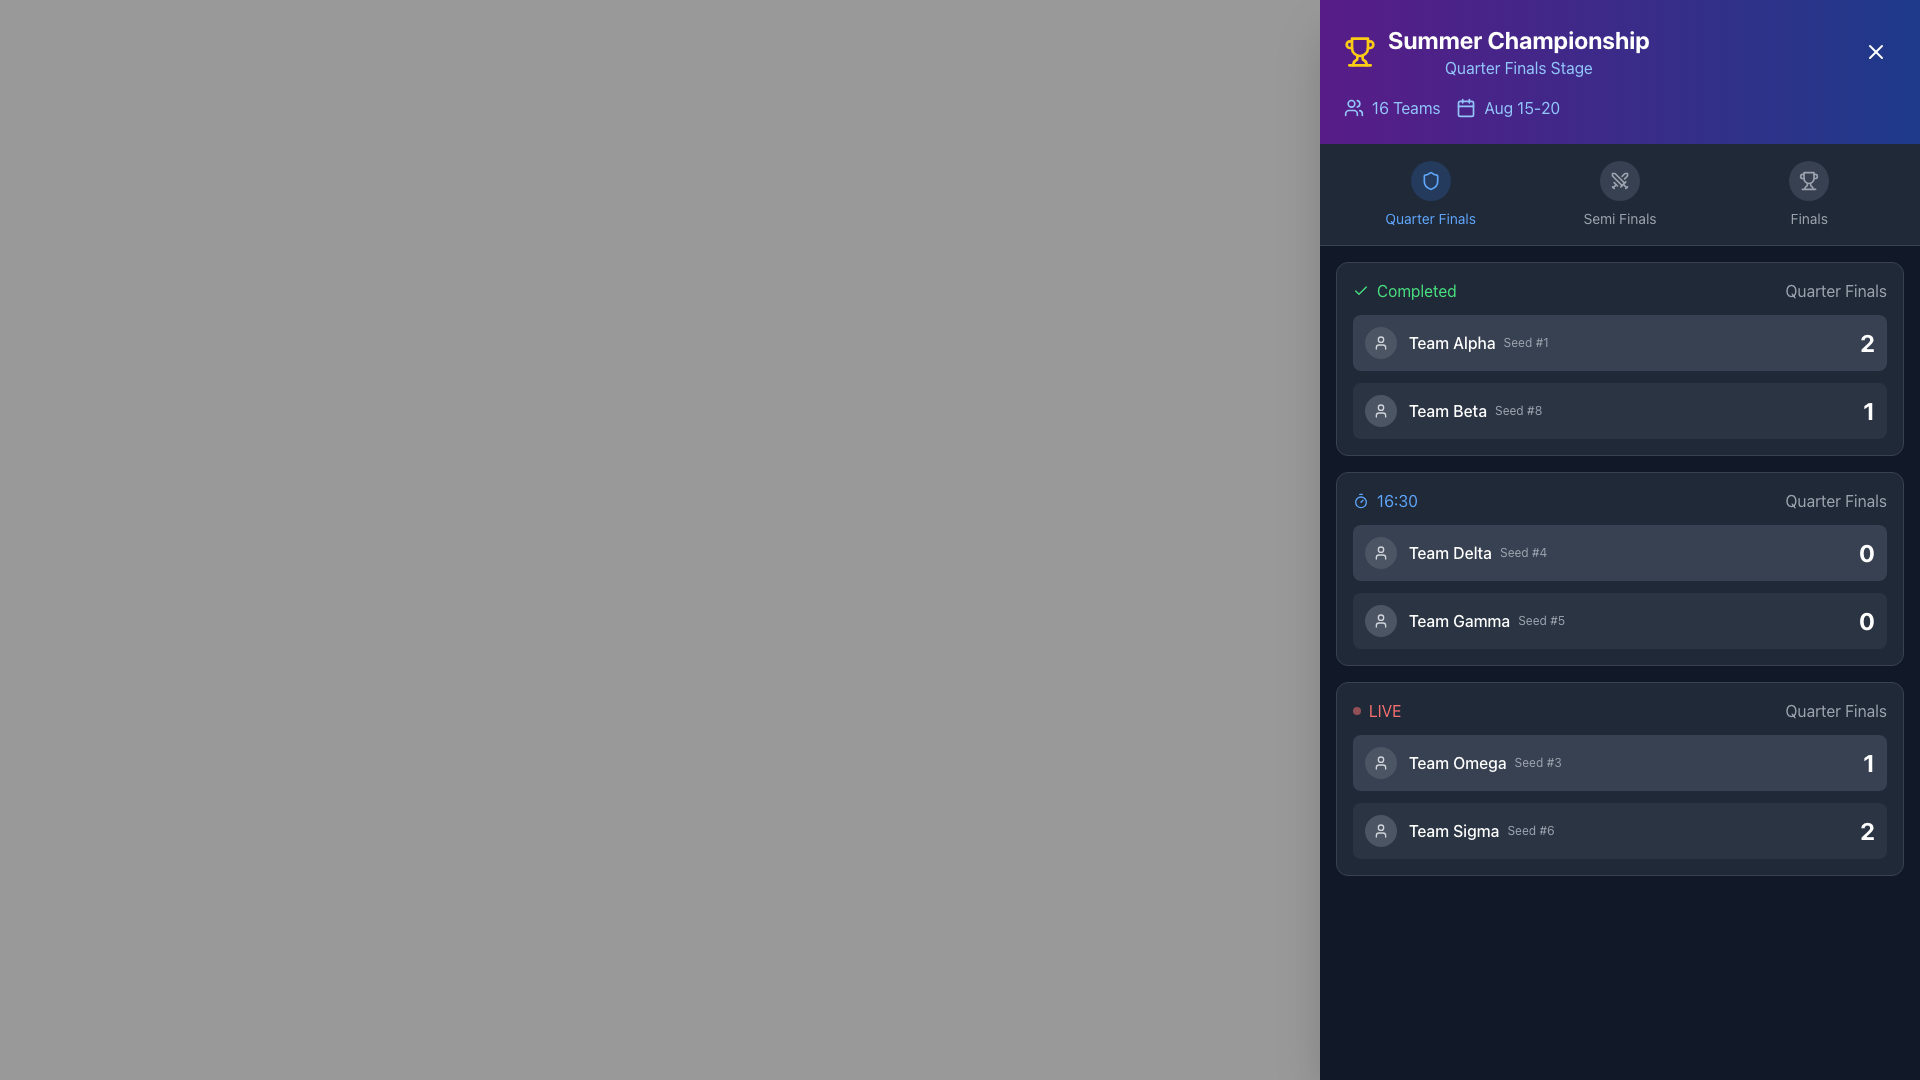 This screenshot has width=1920, height=1080. I want to click on the clickable list item displaying information about 'Team Sigma' and its seed 'Seed #6', so click(1459, 830).